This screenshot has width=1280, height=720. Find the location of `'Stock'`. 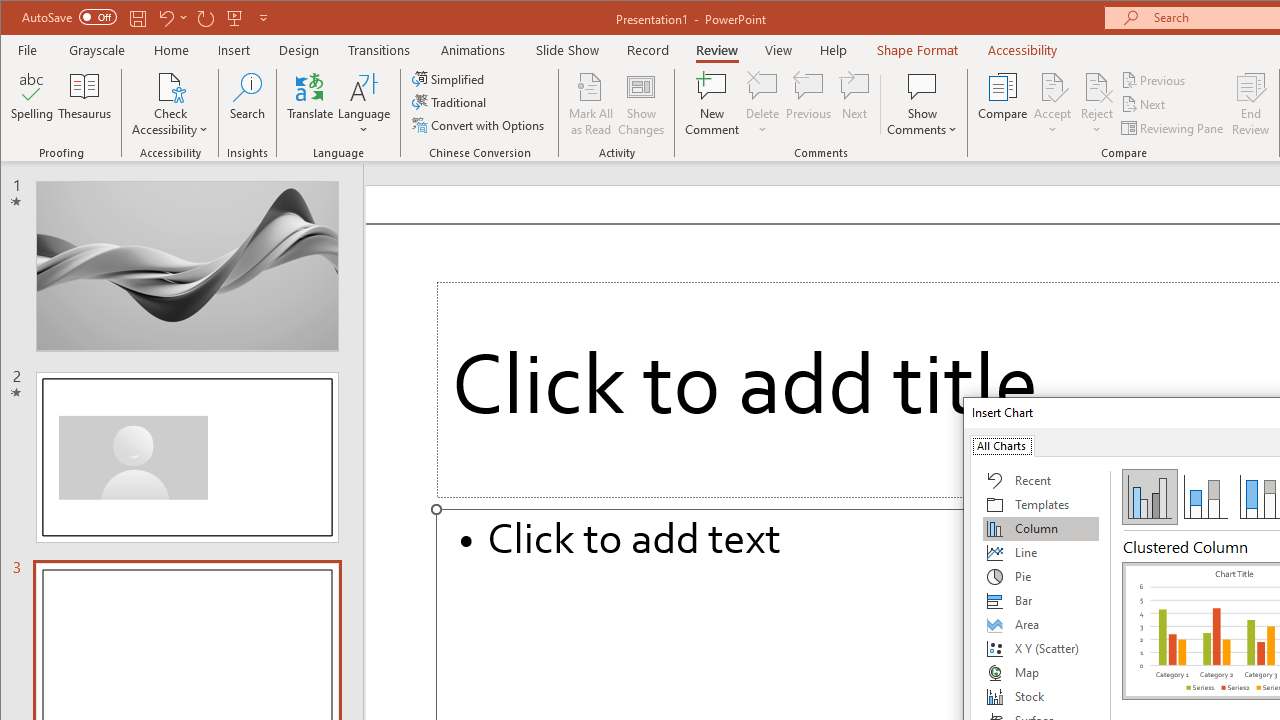

'Stock' is located at coordinates (1040, 695).